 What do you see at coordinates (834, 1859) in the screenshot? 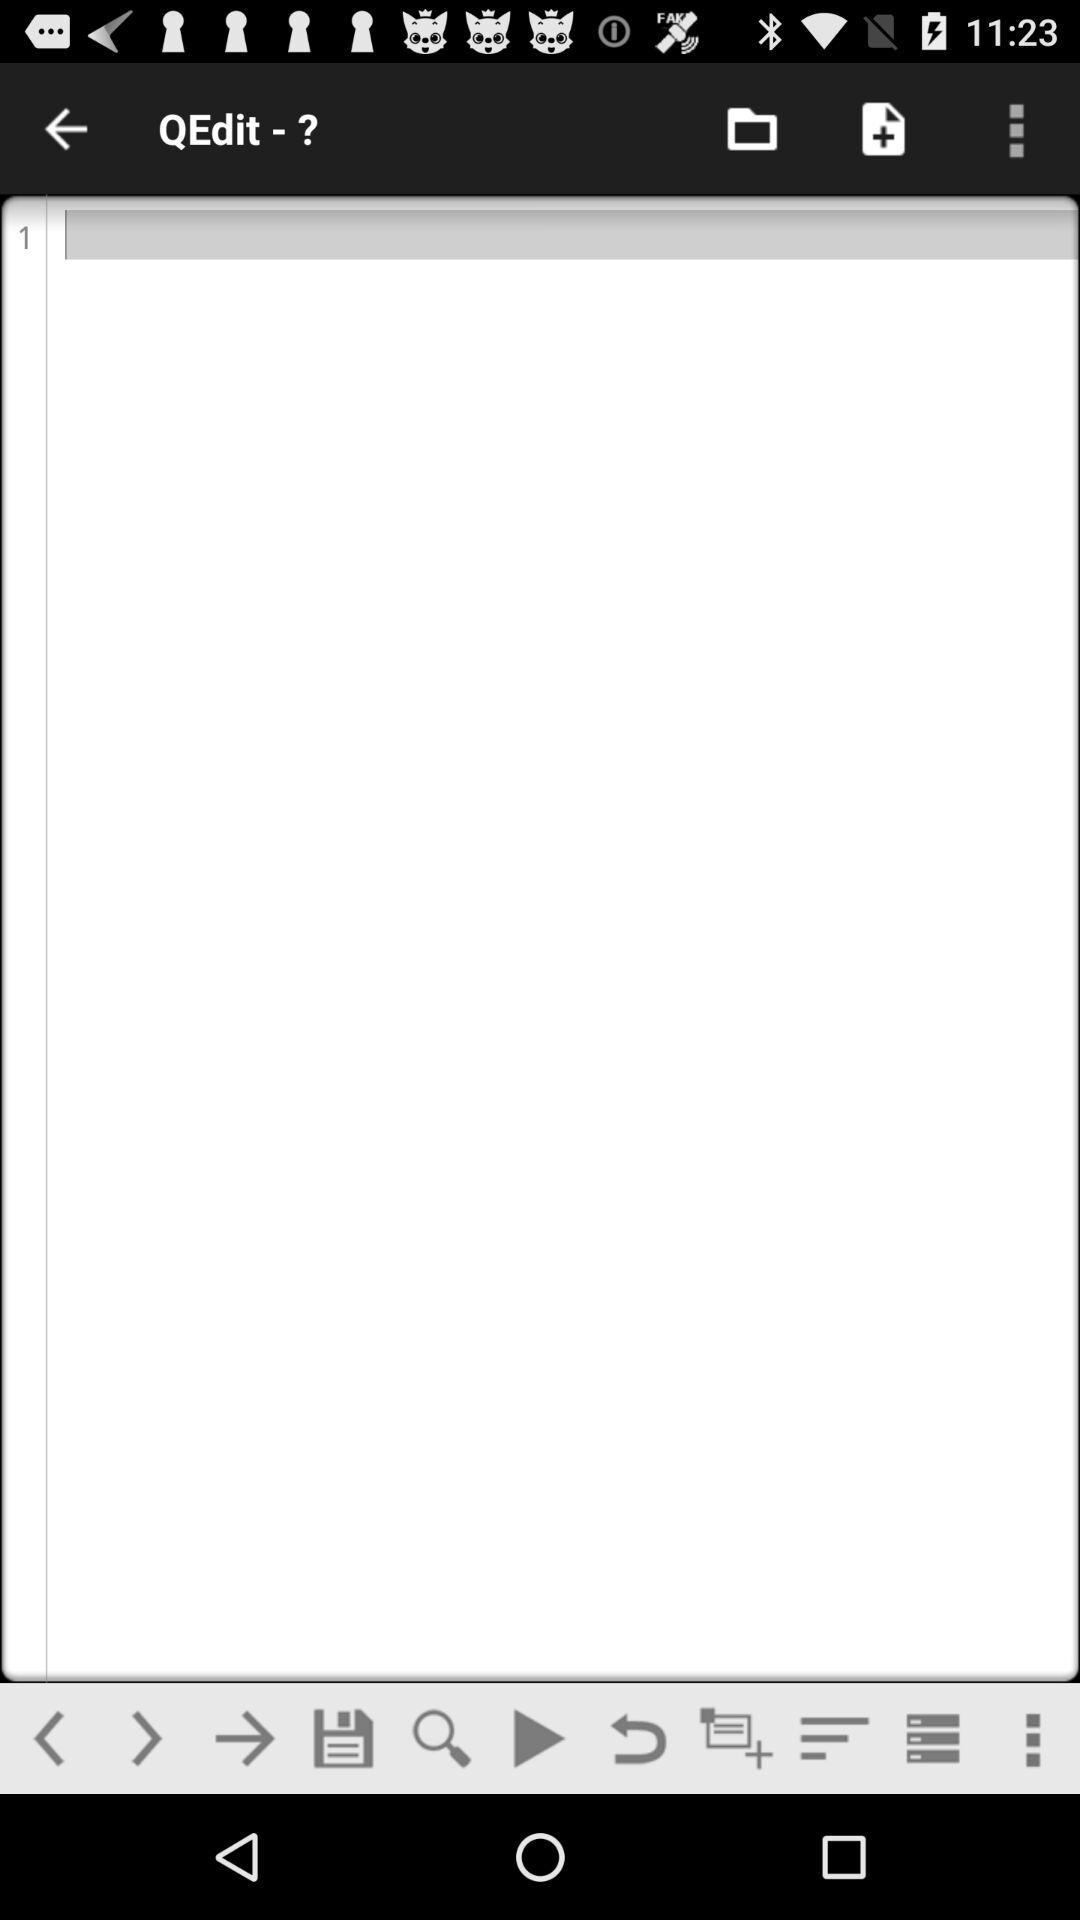
I see `the filter_list icon` at bounding box center [834, 1859].